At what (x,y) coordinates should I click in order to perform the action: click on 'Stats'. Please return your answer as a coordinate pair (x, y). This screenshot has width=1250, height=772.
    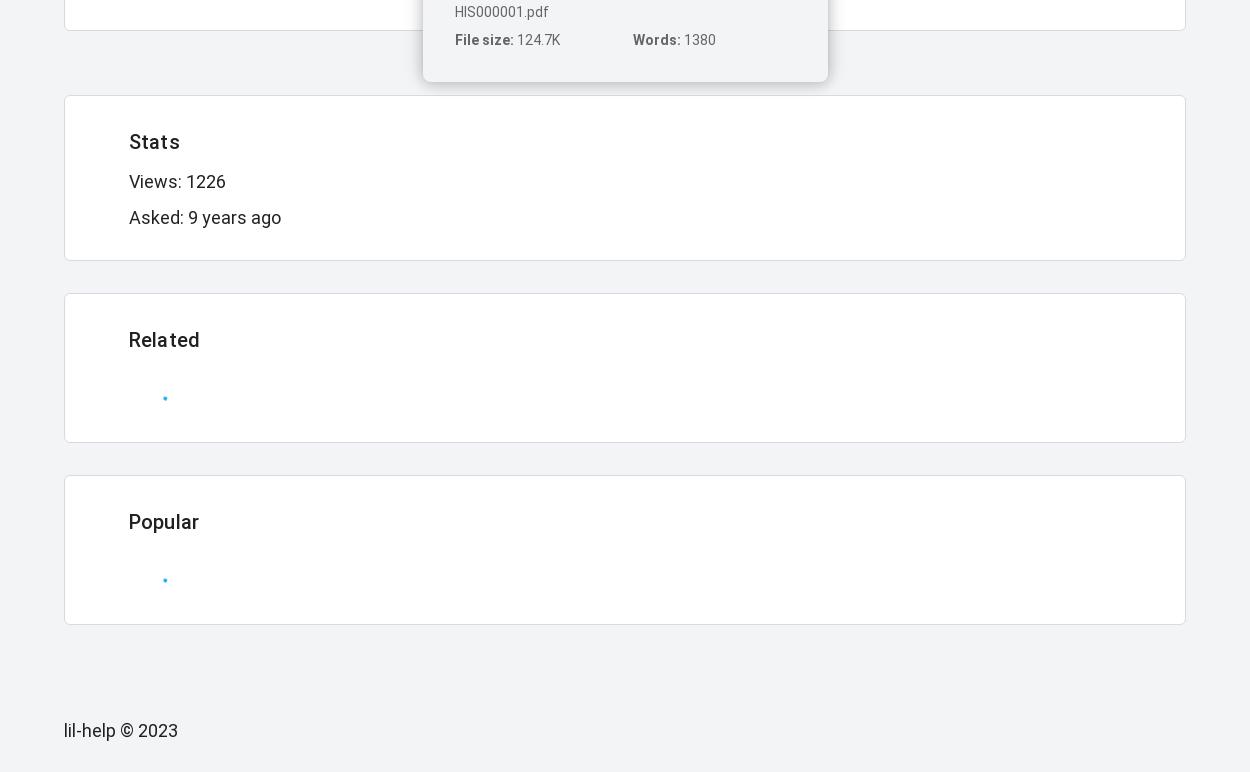
    Looking at the image, I should click on (154, 141).